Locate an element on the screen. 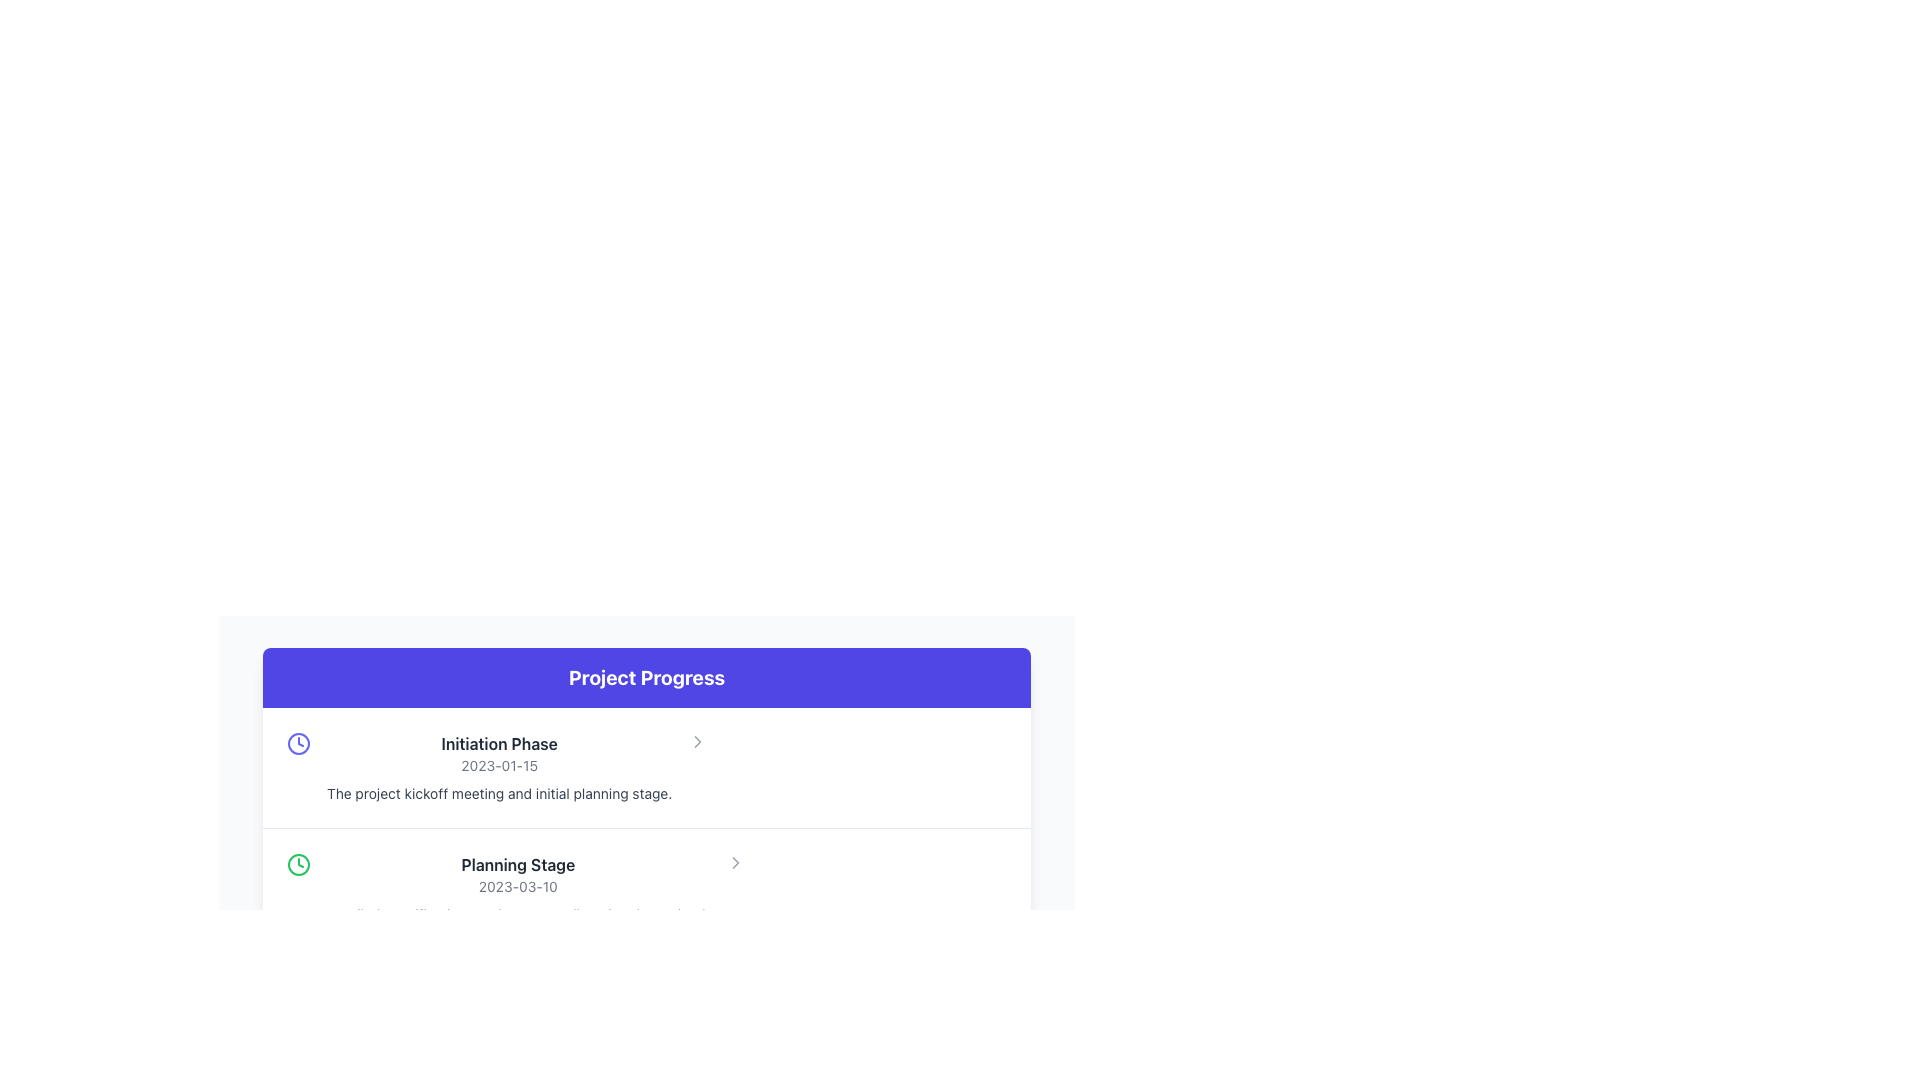  the indigo clock icon located near the left edge of the row containing 'Initiation Phase' and '2023-01-15' in the 'Project Progress' section is located at coordinates (297, 744).